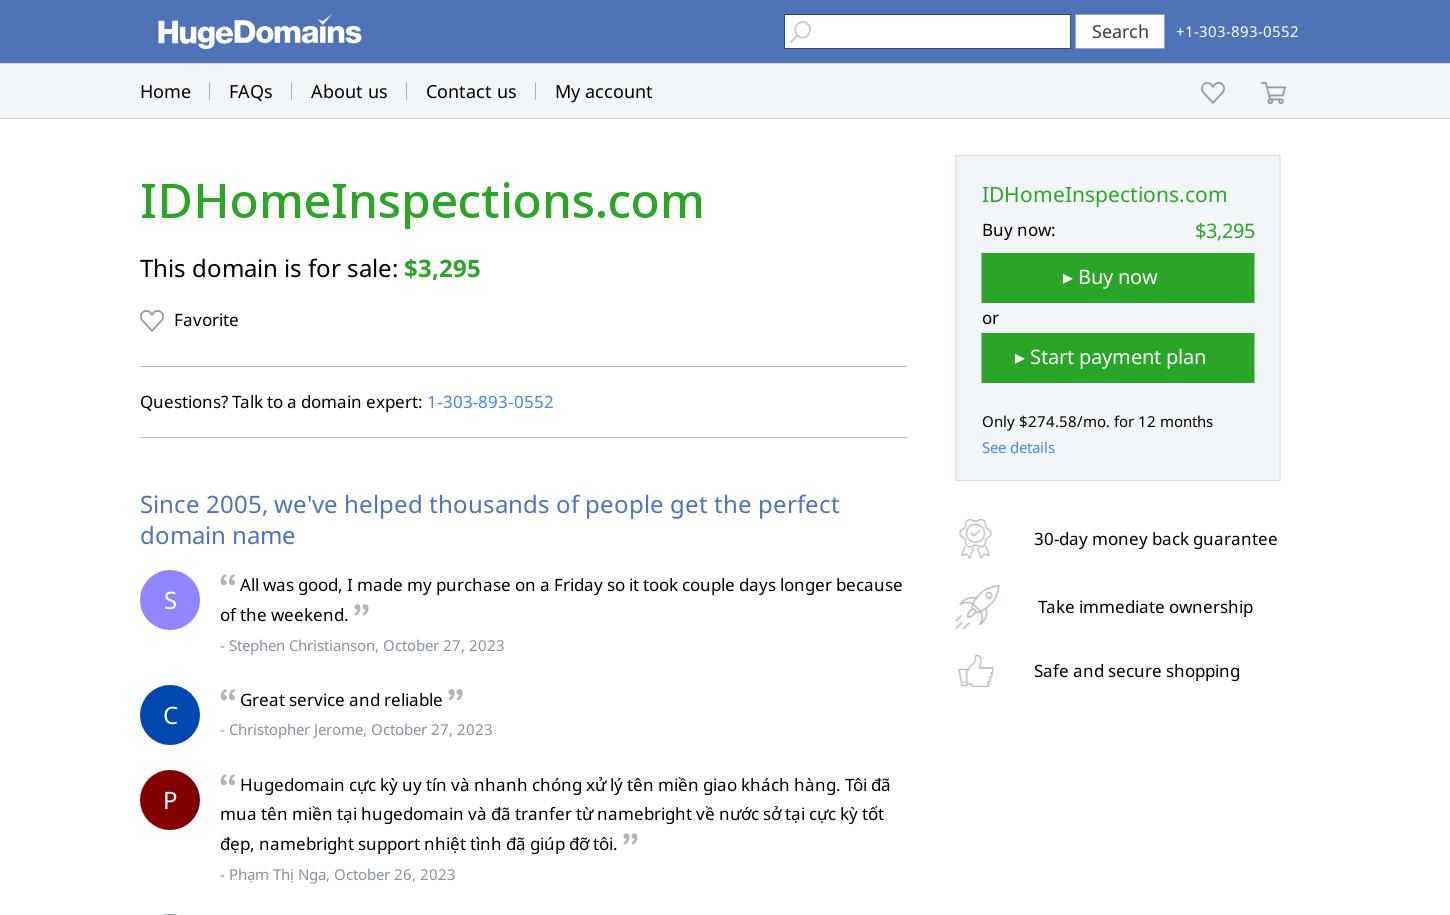 The image size is (1450, 915). I want to click on '$3,295', so click(441, 266).